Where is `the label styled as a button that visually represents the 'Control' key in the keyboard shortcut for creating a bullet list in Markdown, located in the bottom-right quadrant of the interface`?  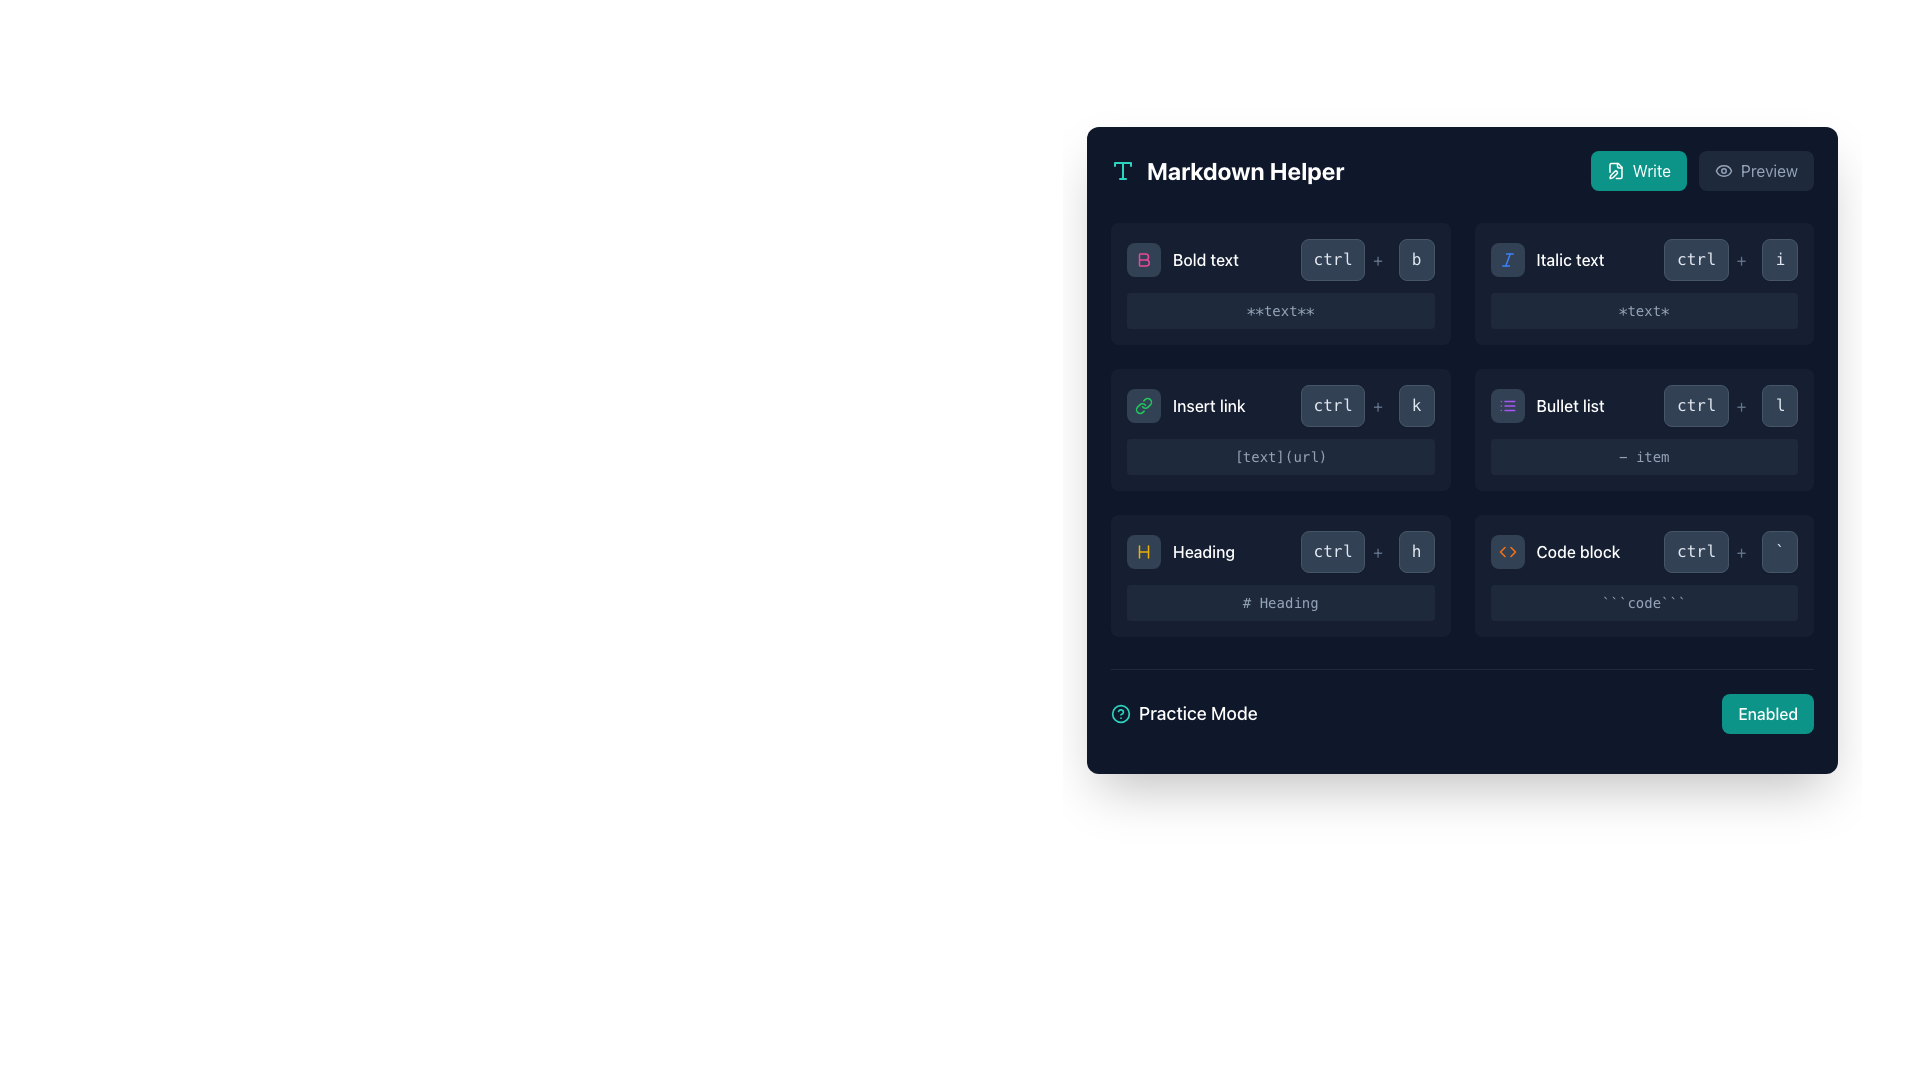 the label styled as a button that visually represents the 'Control' key in the keyboard shortcut for creating a bullet list in Markdown, located in the bottom-right quadrant of the interface is located at coordinates (1695, 405).